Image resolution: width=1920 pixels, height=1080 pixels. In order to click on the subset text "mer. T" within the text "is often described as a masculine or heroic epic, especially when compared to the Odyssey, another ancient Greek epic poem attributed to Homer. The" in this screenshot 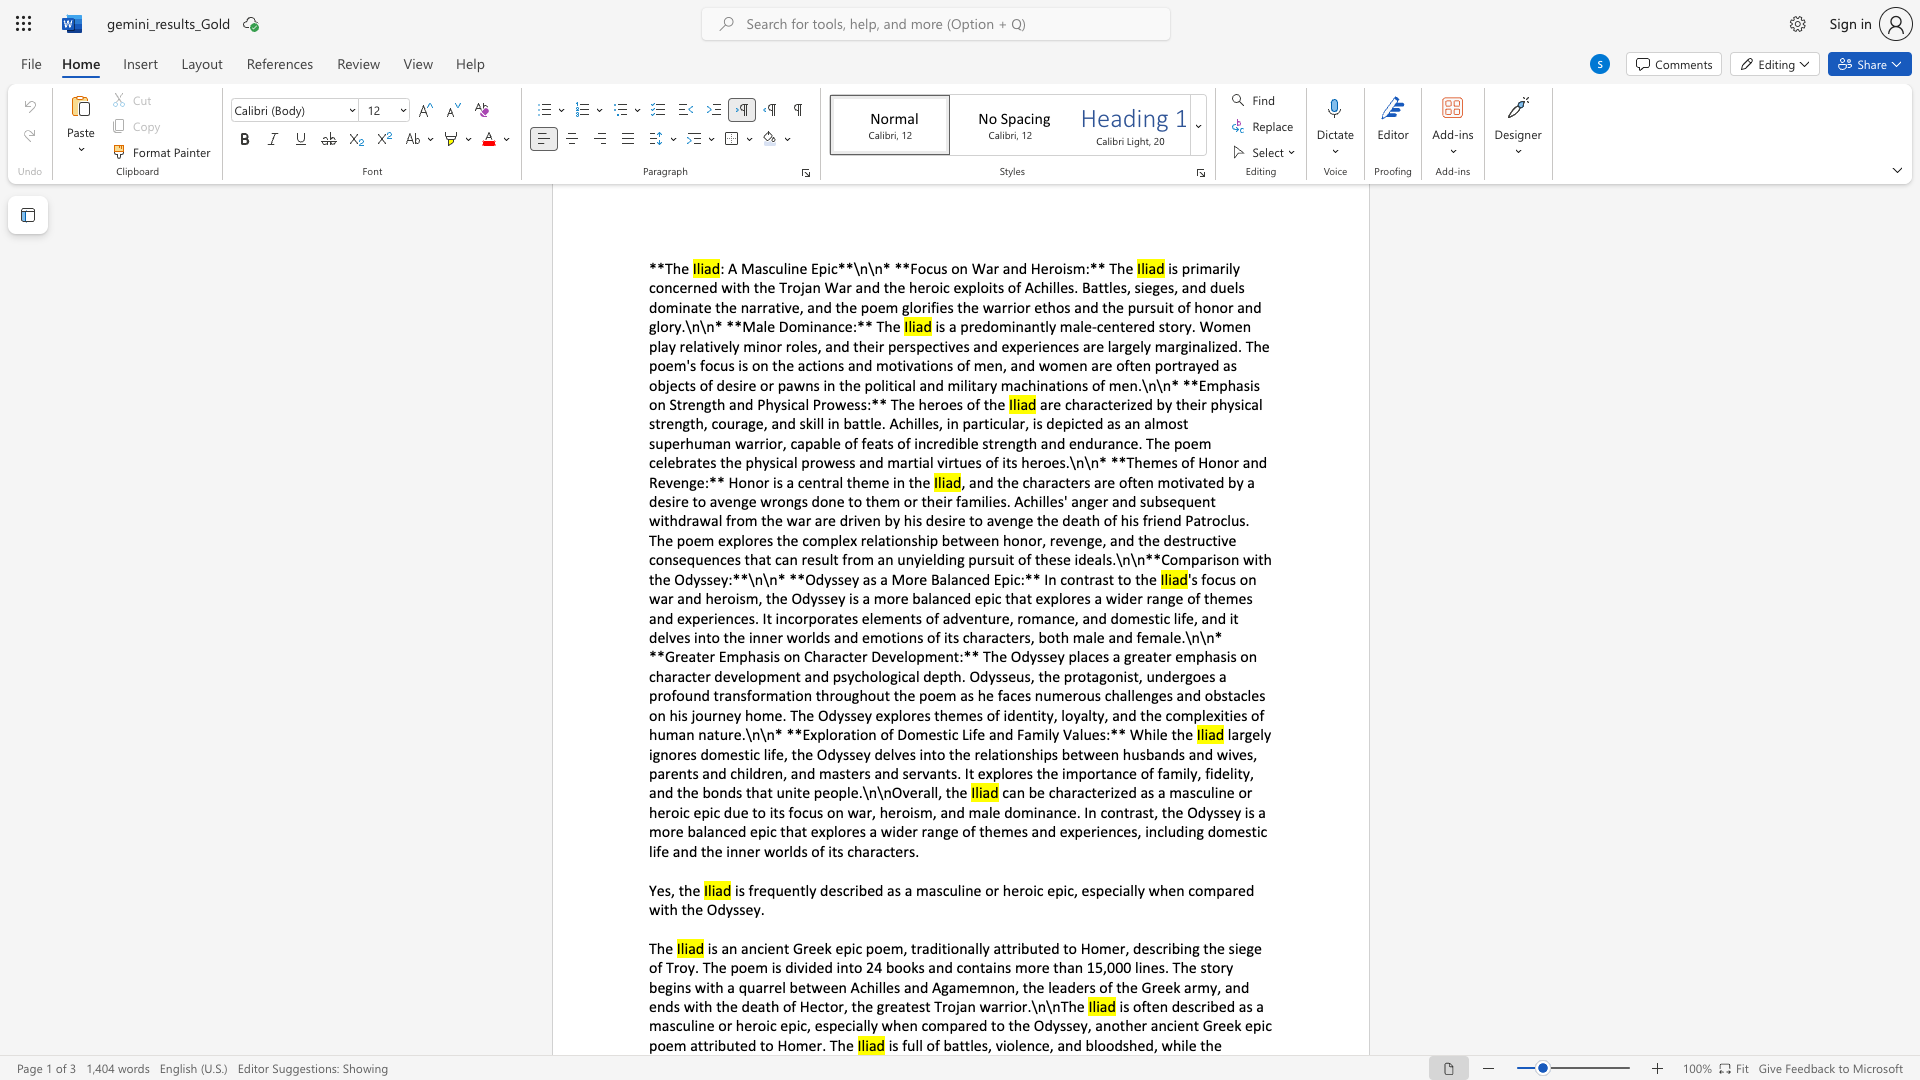, I will do `click(794, 1044)`.